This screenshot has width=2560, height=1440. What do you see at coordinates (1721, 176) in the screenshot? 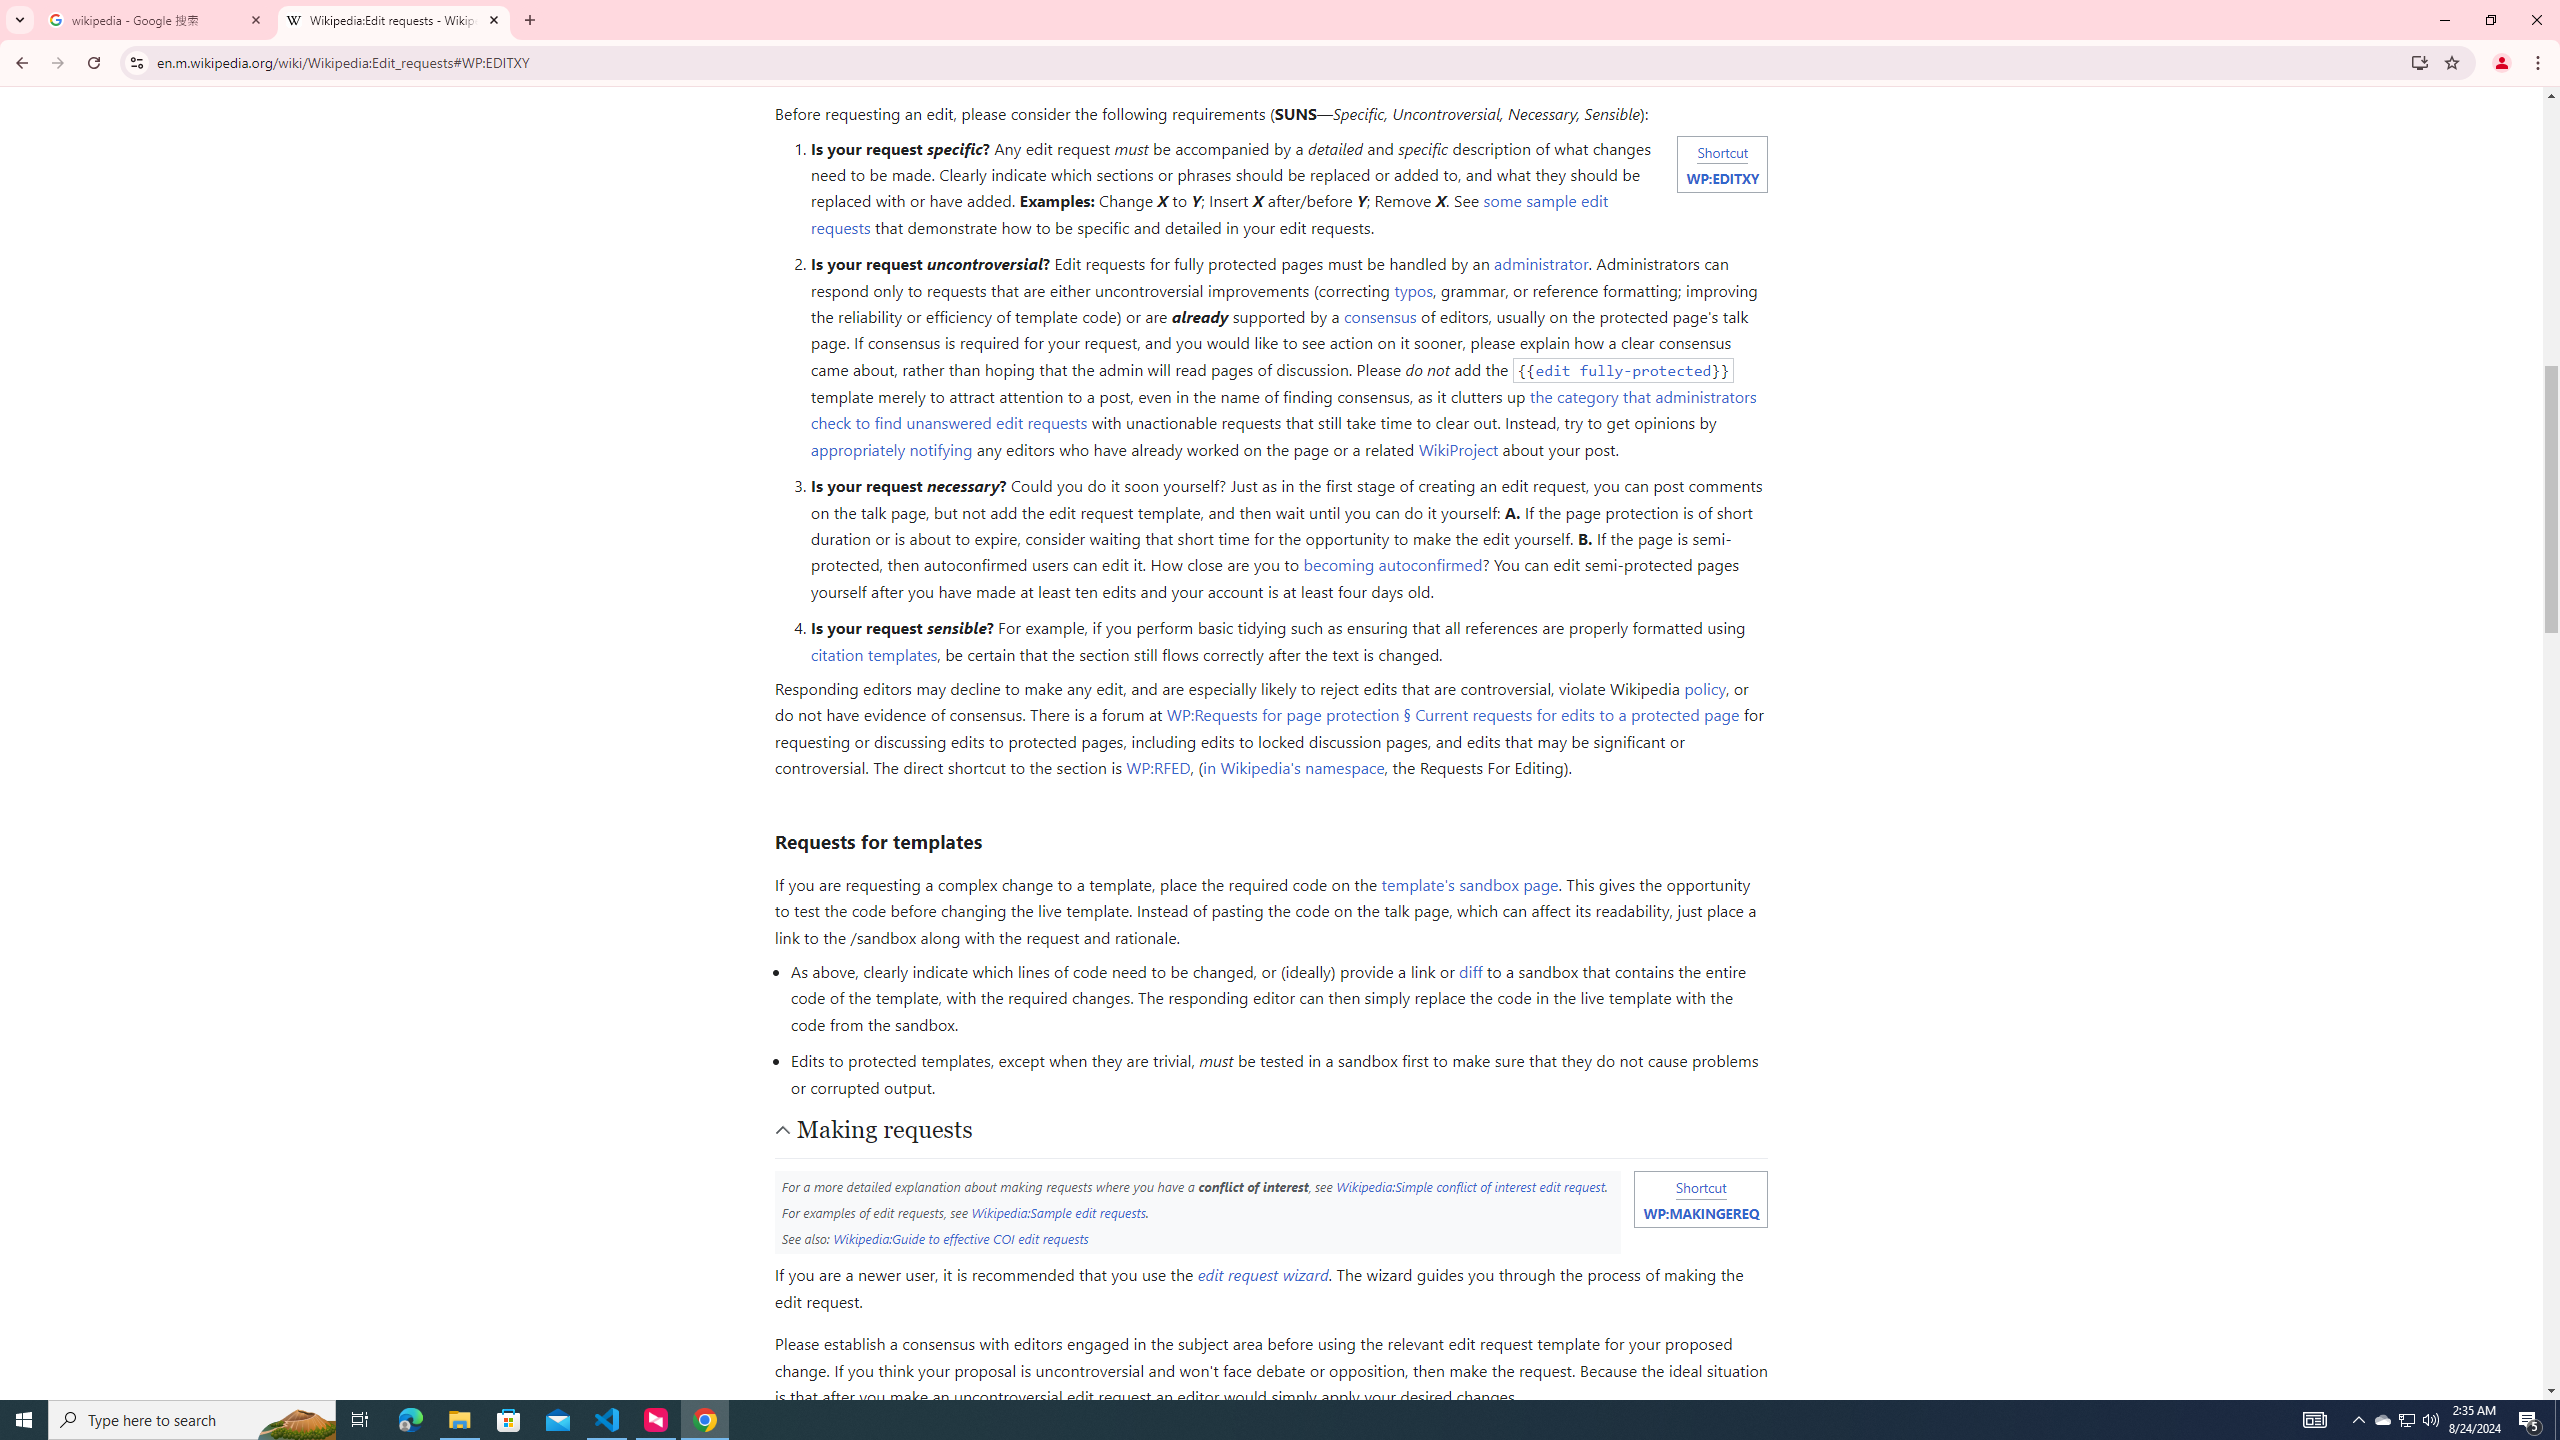
I see `'WP:EDITXY'` at bounding box center [1721, 176].